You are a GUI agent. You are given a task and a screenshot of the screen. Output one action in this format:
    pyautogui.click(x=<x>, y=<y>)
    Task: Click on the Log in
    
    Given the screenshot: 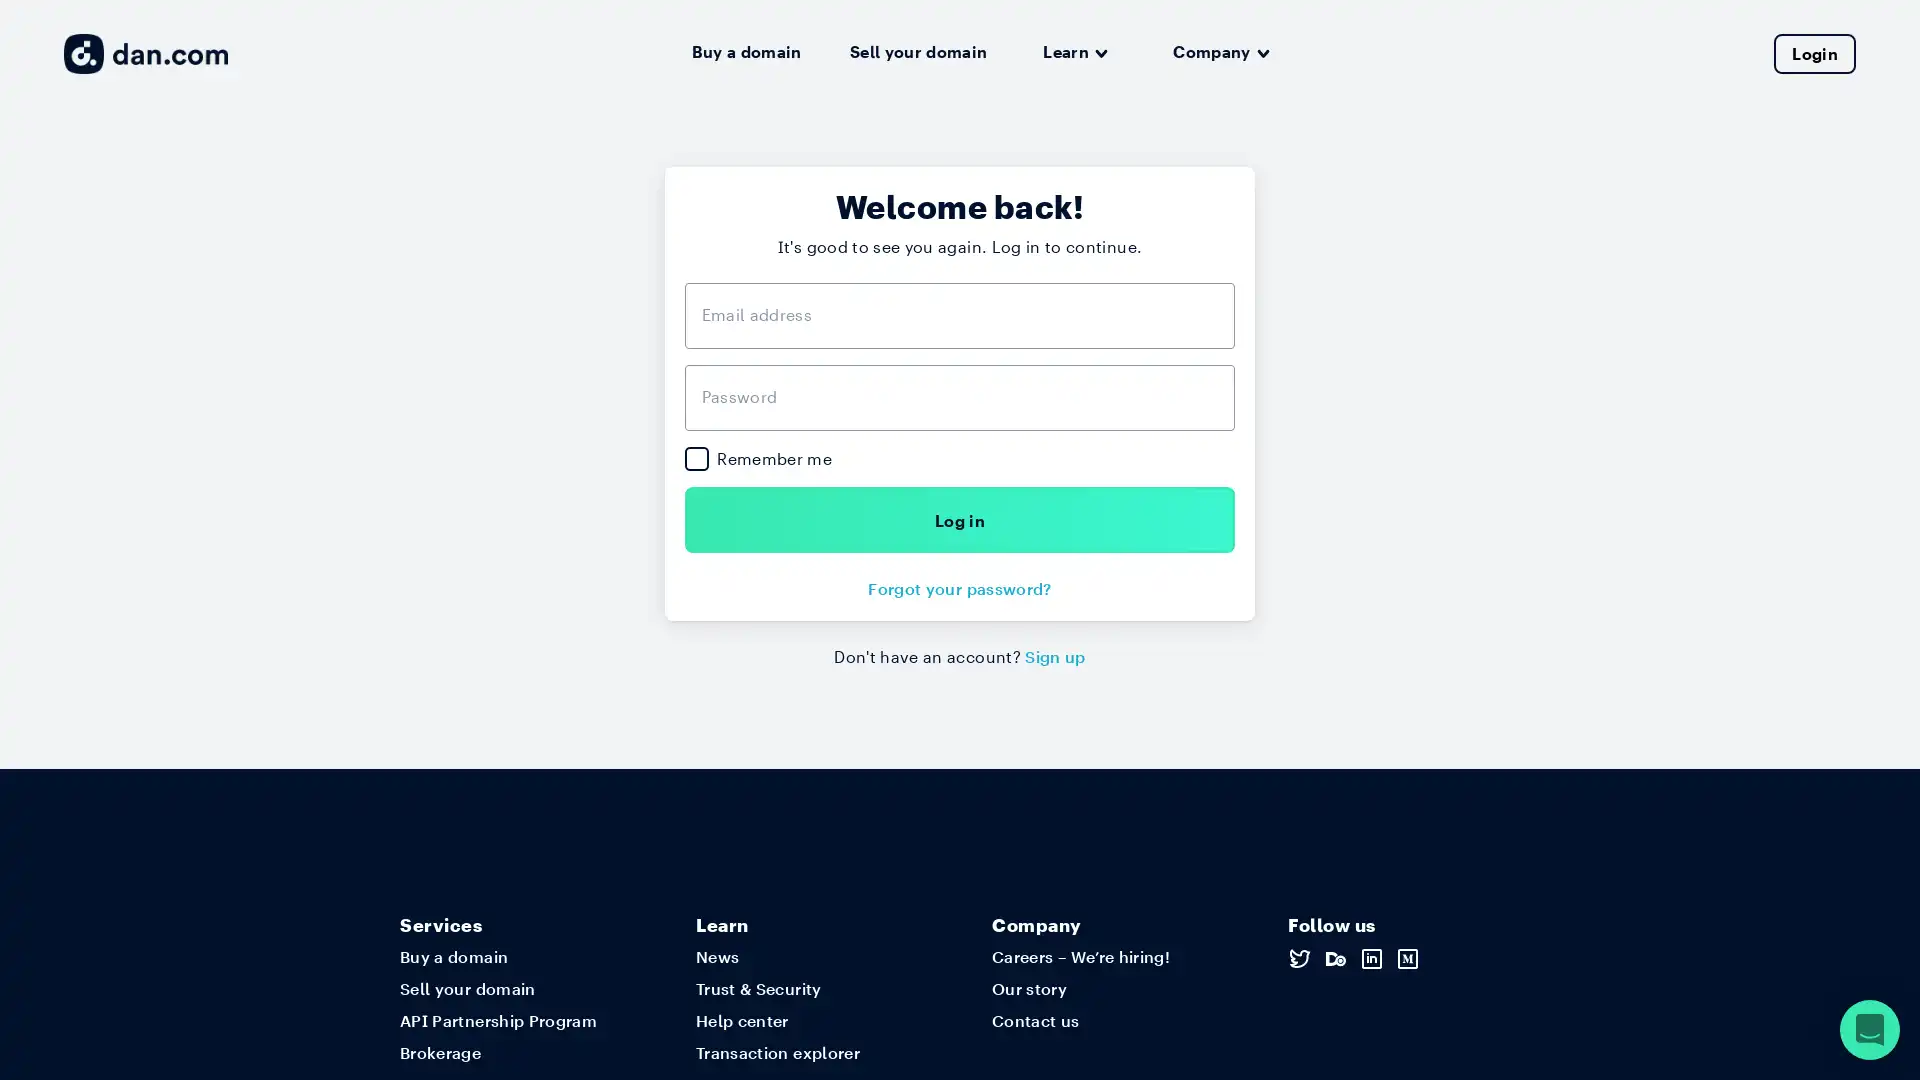 What is the action you would take?
    pyautogui.click(x=958, y=519)
    